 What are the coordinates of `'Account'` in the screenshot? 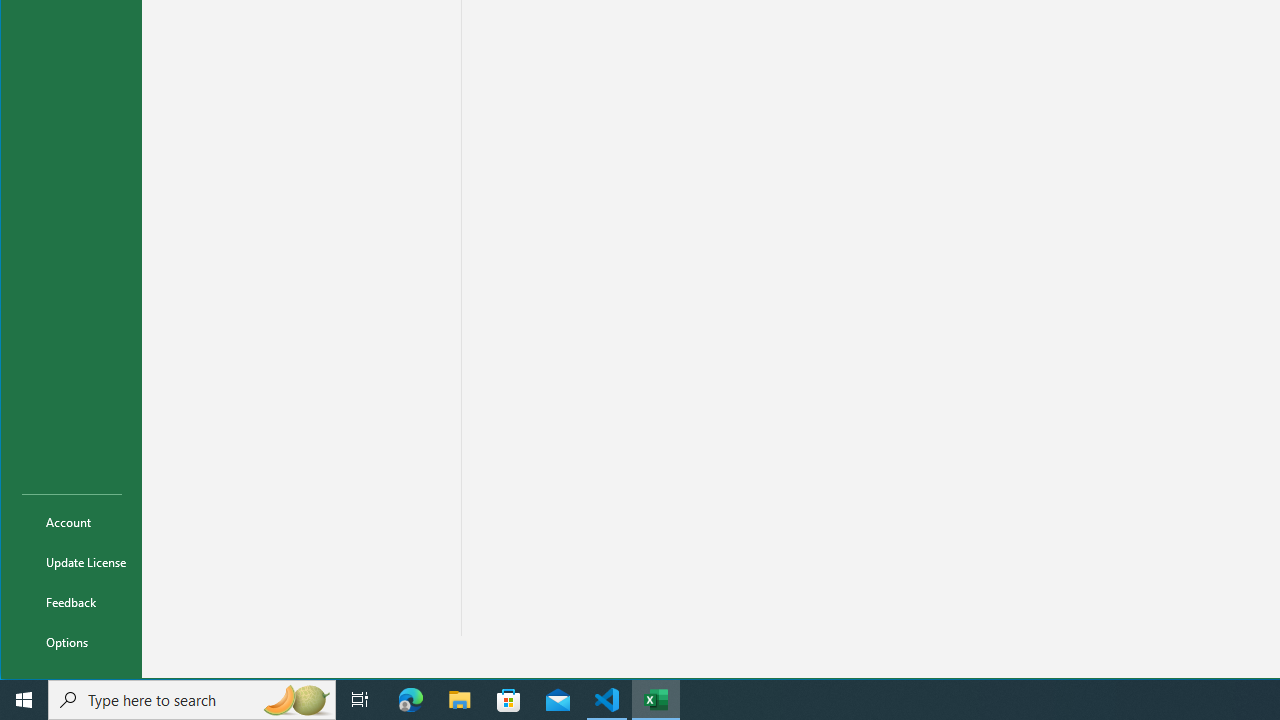 It's located at (72, 521).